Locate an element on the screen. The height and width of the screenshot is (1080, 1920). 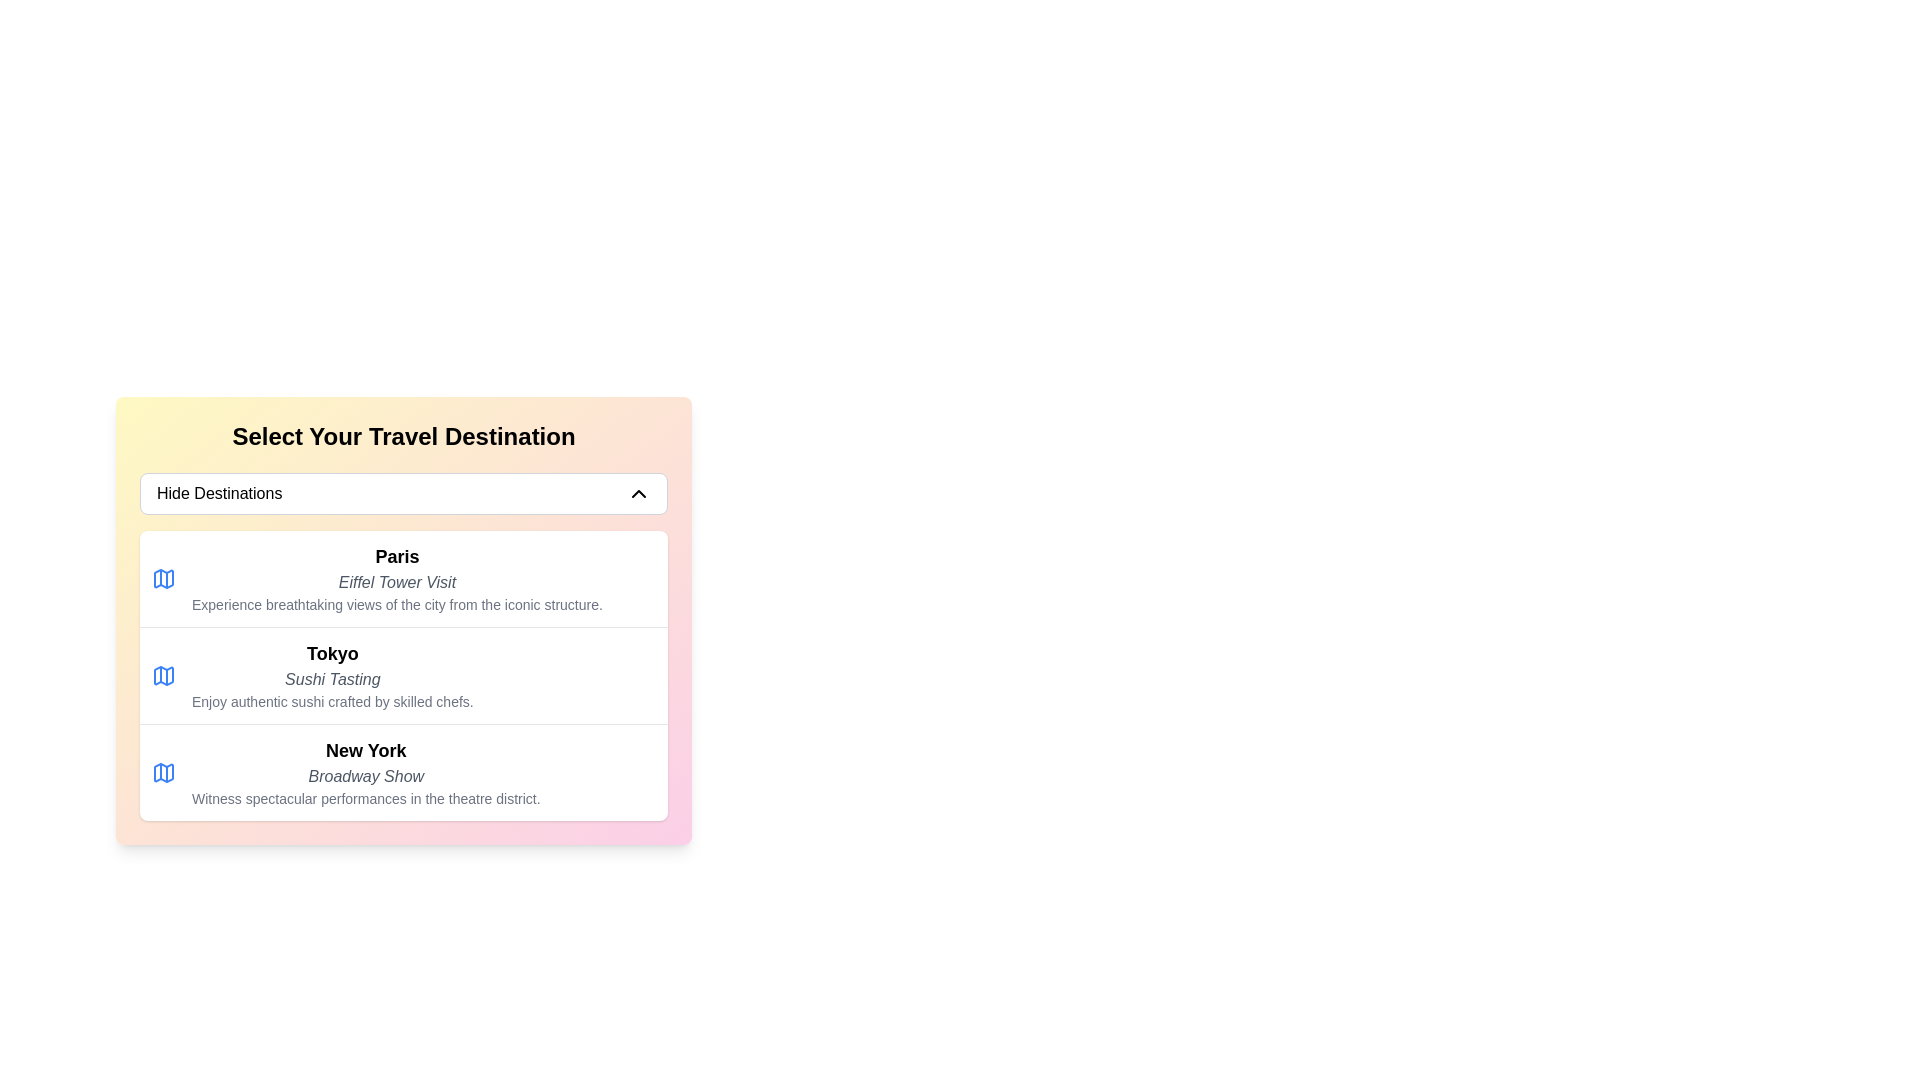
the Static Text element that serves as a heading for the Paris travel option, located at the top of the Paris section is located at coordinates (397, 556).